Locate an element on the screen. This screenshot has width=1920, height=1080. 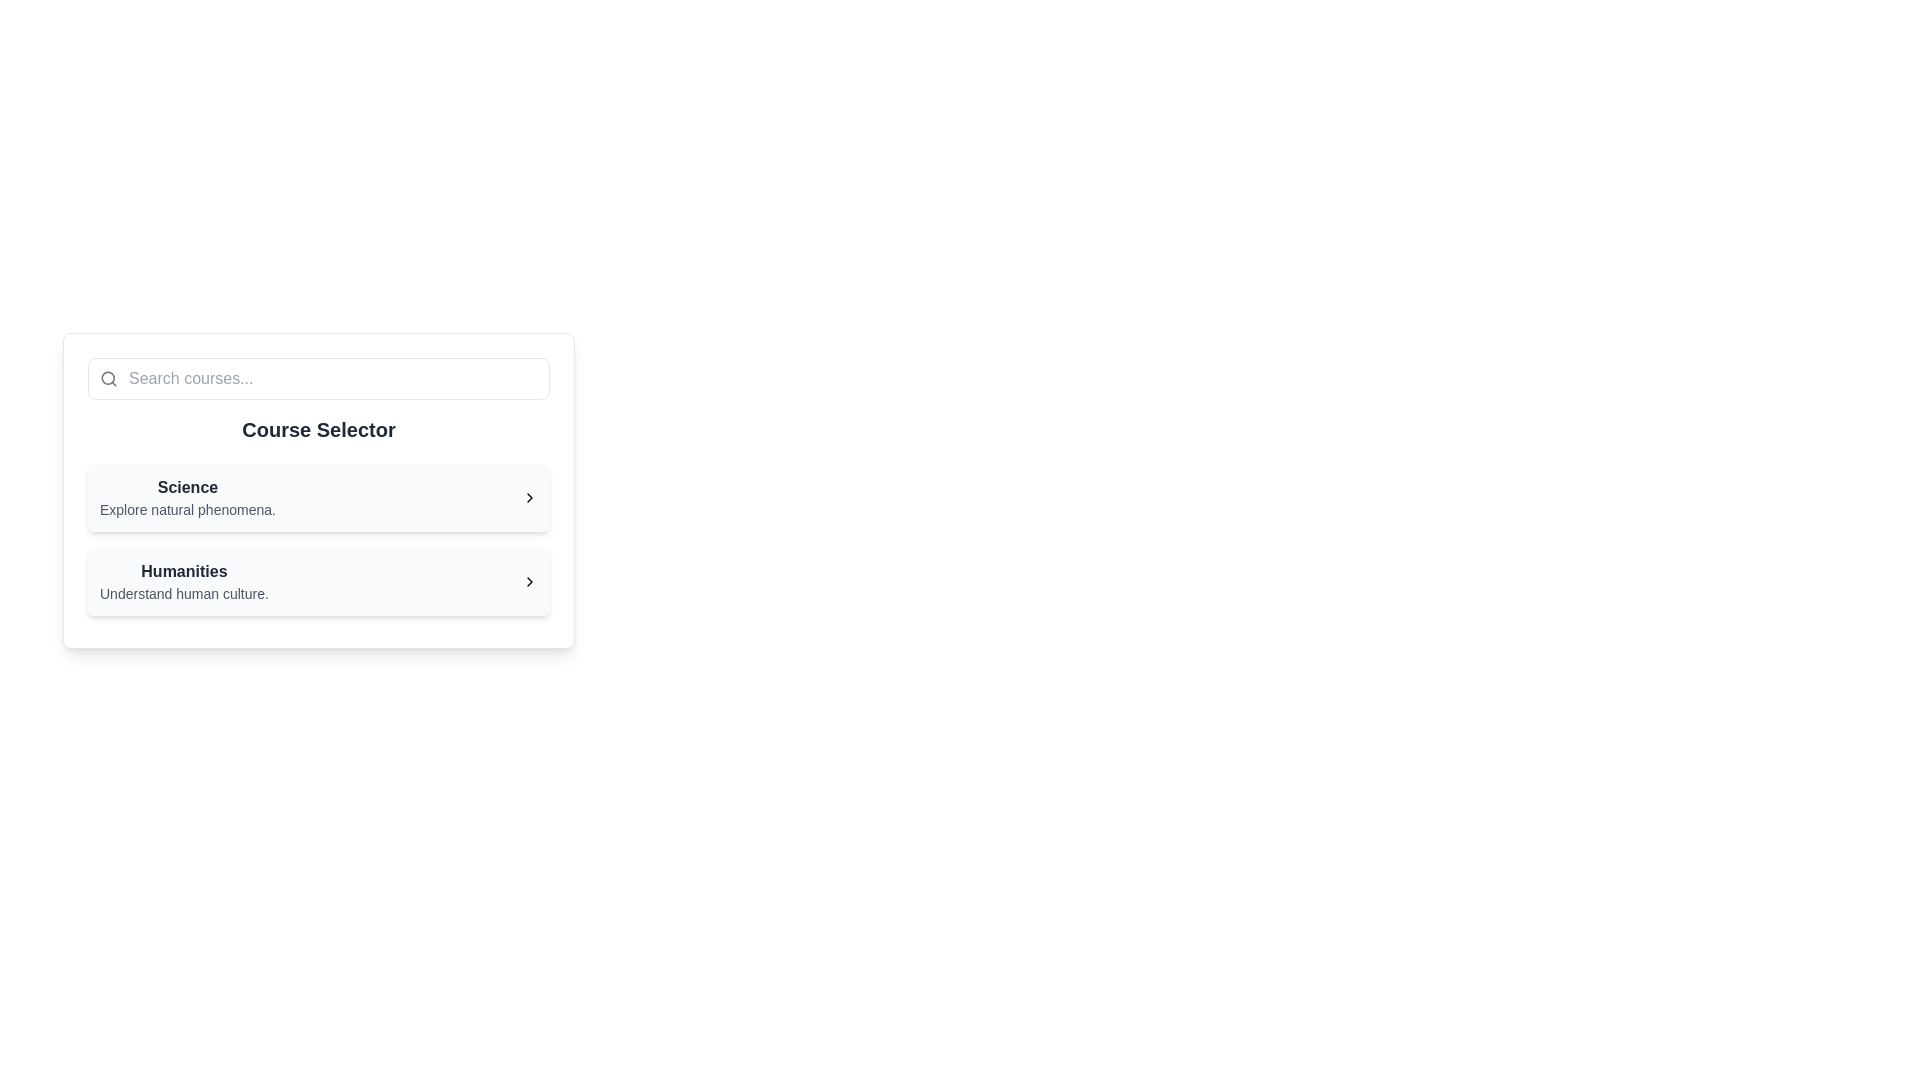
text from the 'Course Selector' label, which is a bold, large-sized, dark gray text located centrally below the input search field is located at coordinates (317, 428).